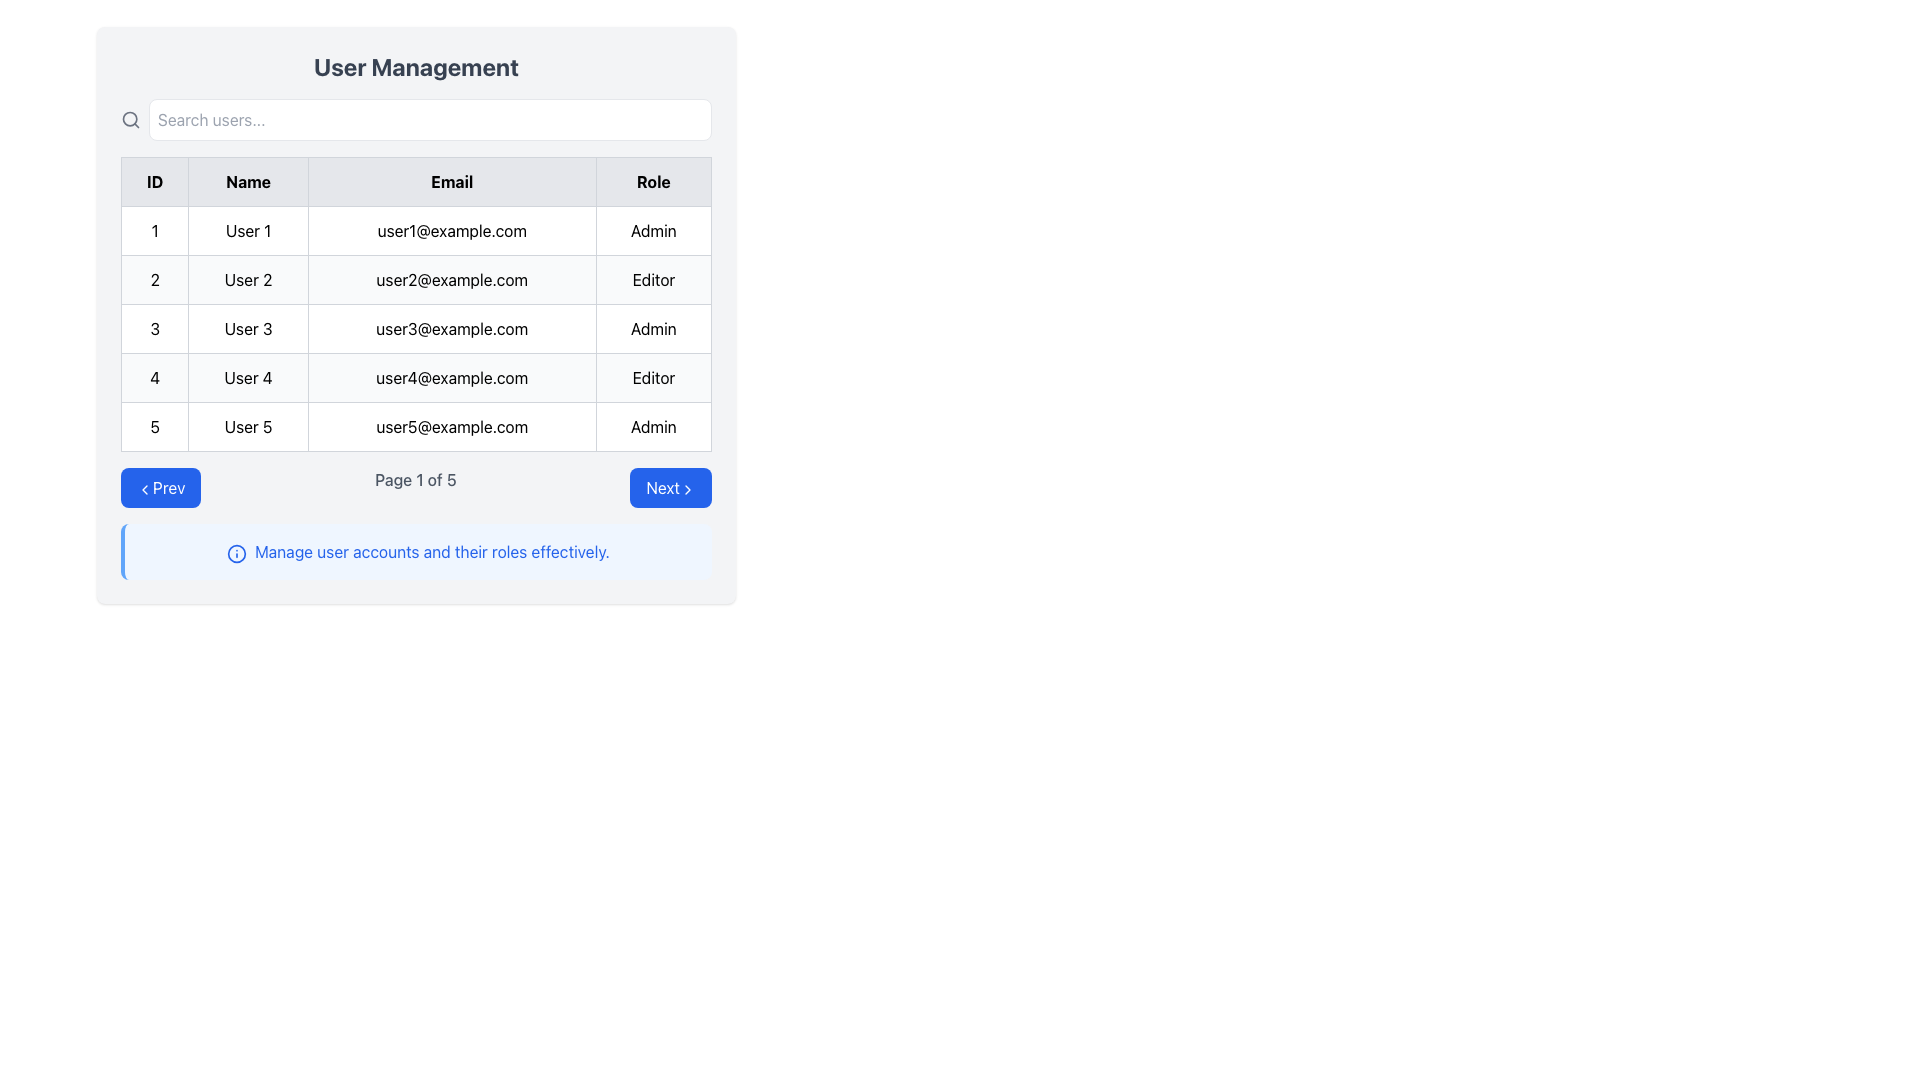  What do you see at coordinates (129, 119) in the screenshot?
I see `the search icon located at the leftmost position of the search input bar in the 'User Management' section, which serves as a visual indicator for search functionality` at bounding box center [129, 119].